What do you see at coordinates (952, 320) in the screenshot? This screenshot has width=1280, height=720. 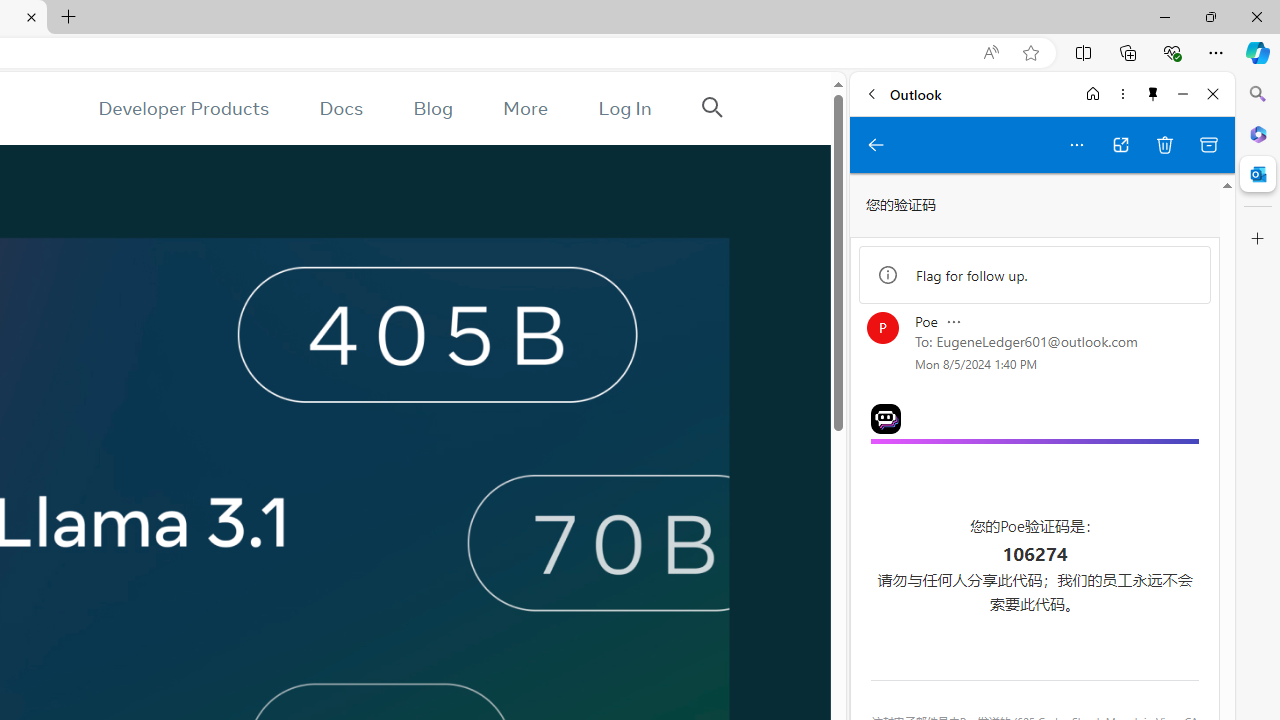 I see `'Message actions'` at bounding box center [952, 320].